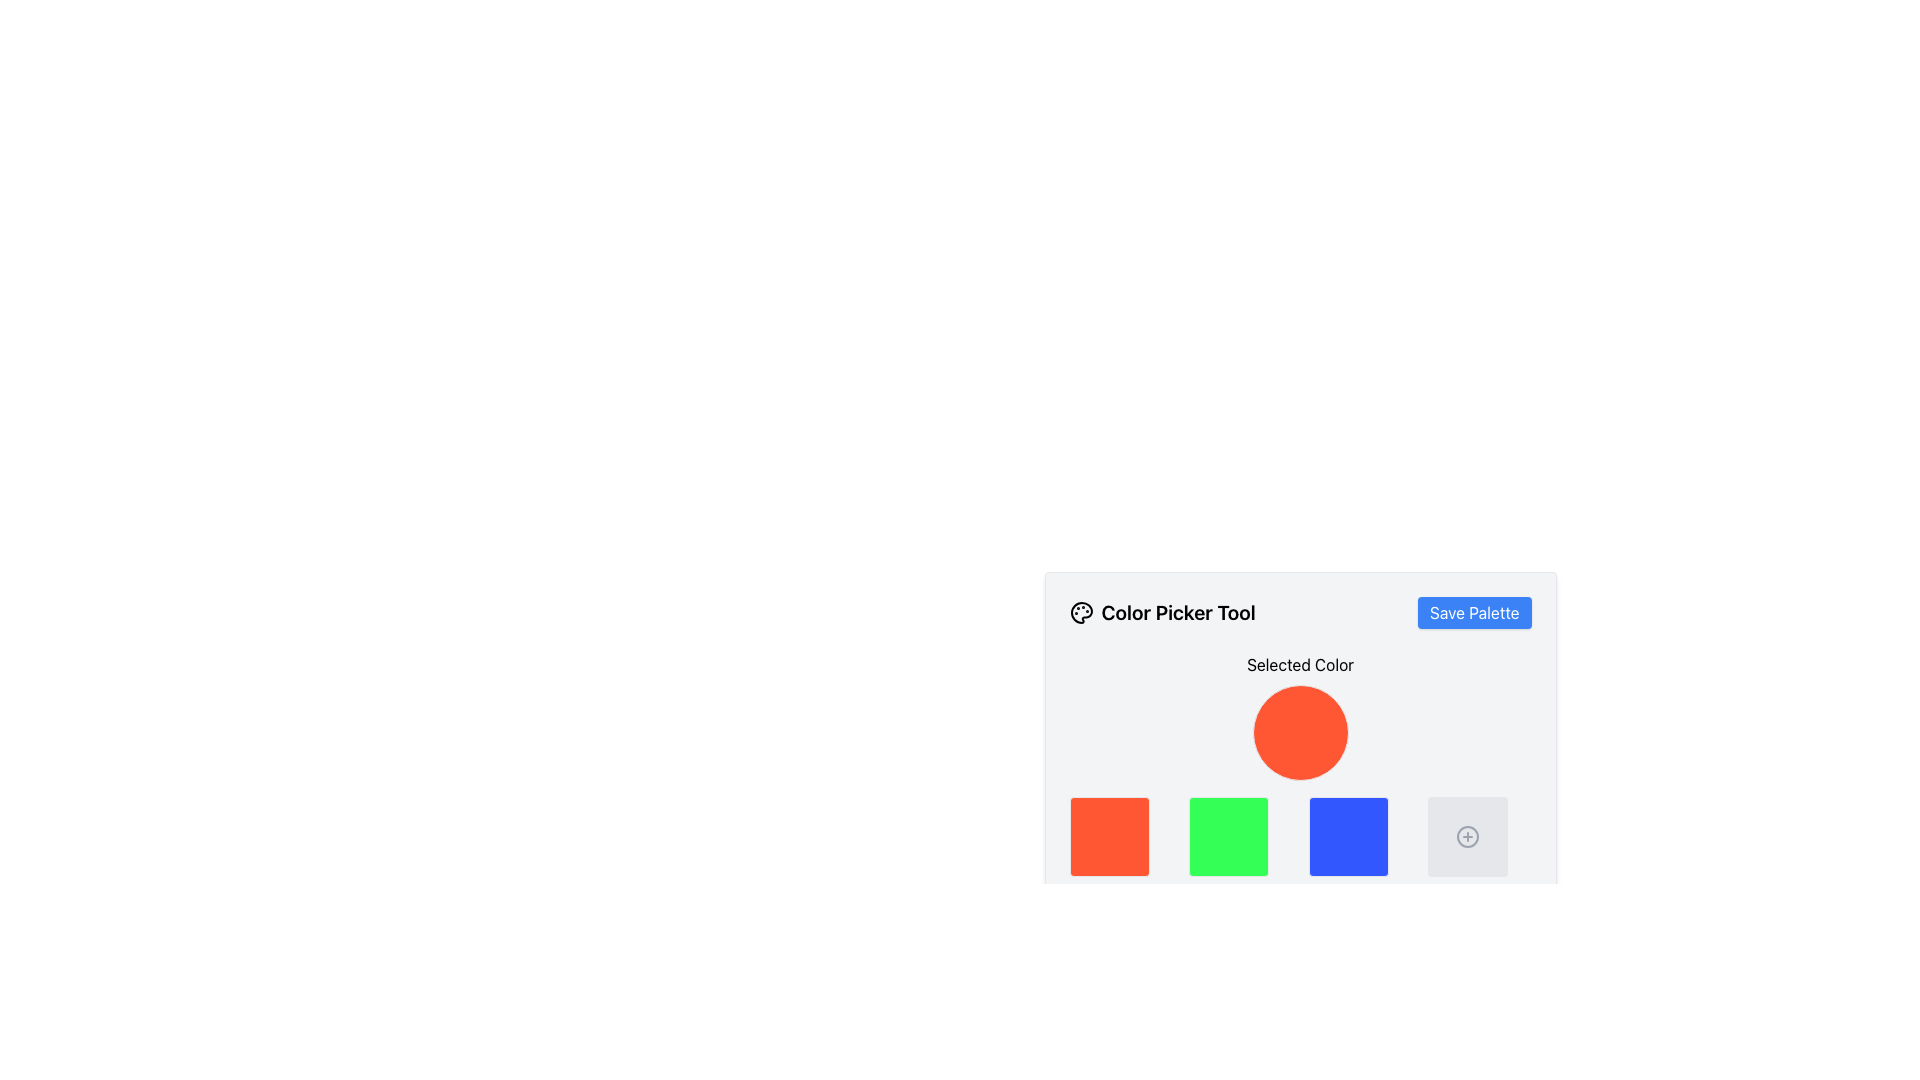  I want to click on label text 'Selected Color' which indicates the context for the color preview element below it, so click(1300, 664).